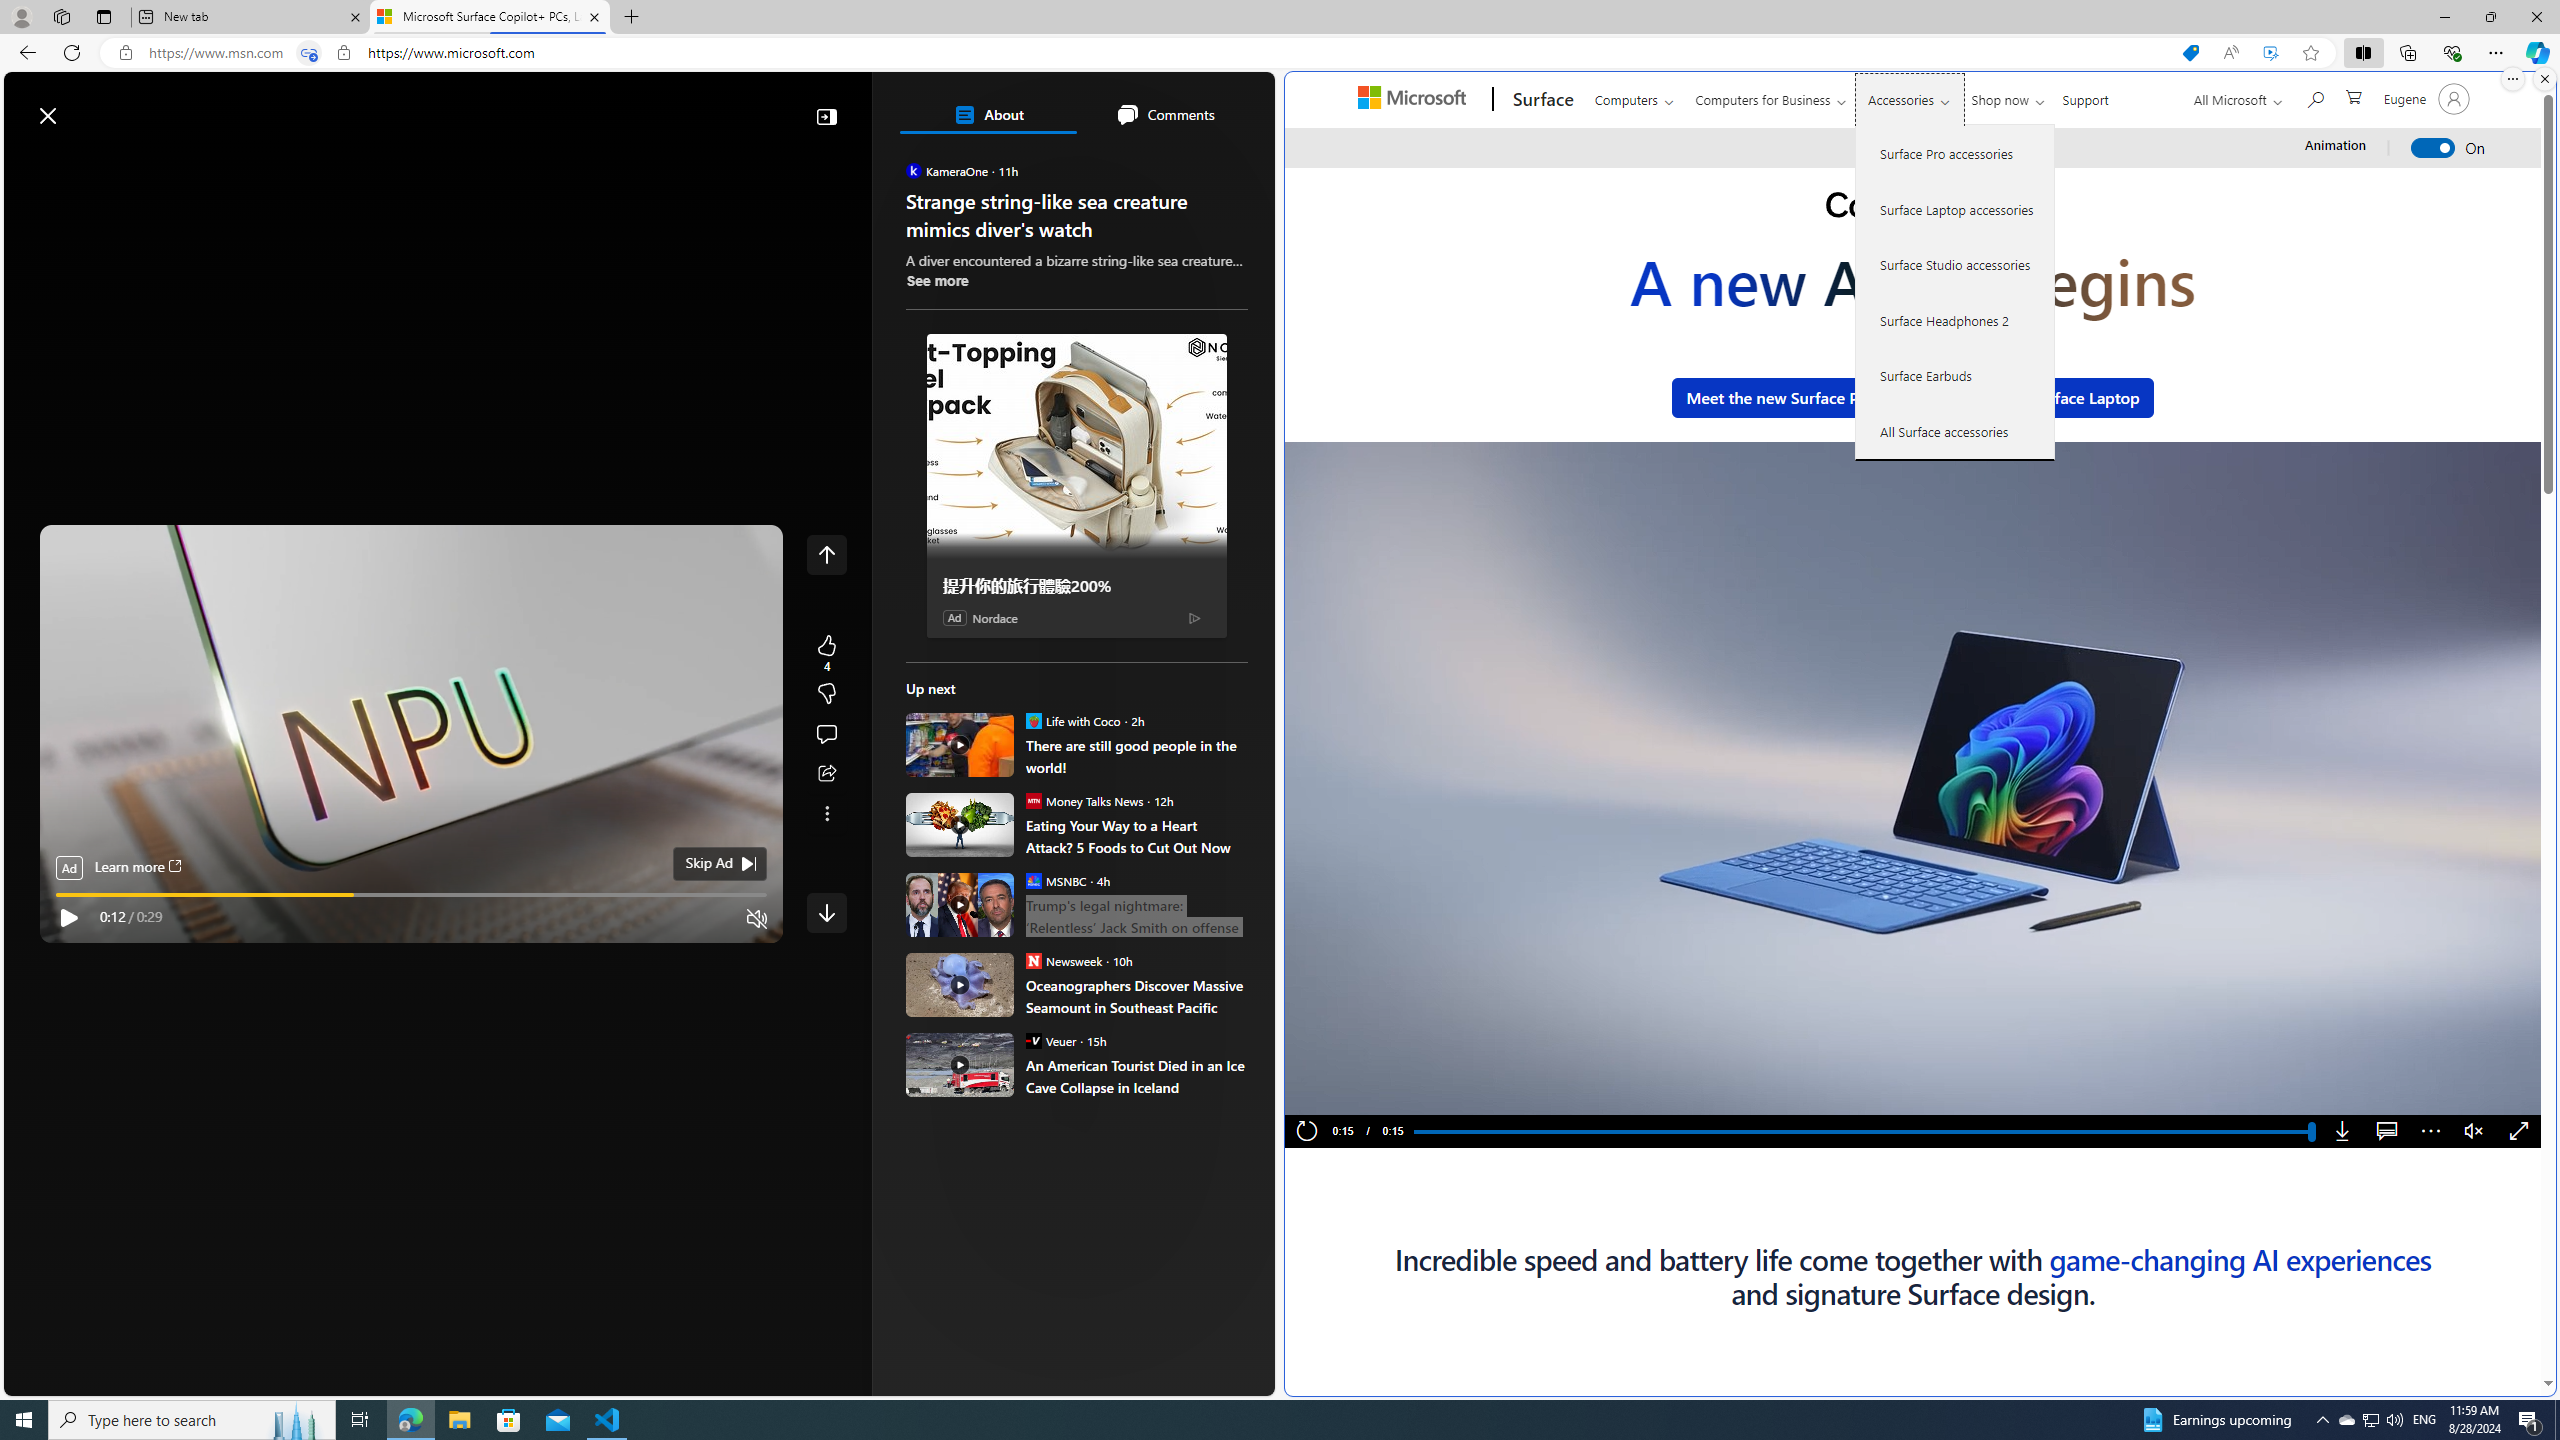 Image resolution: width=2560 pixels, height=1440 pixels. What do you see at coordinates (1954, 264) in the screenshot?
I see `'Surface Studio accessories'` at bounding box center [1954, 264].